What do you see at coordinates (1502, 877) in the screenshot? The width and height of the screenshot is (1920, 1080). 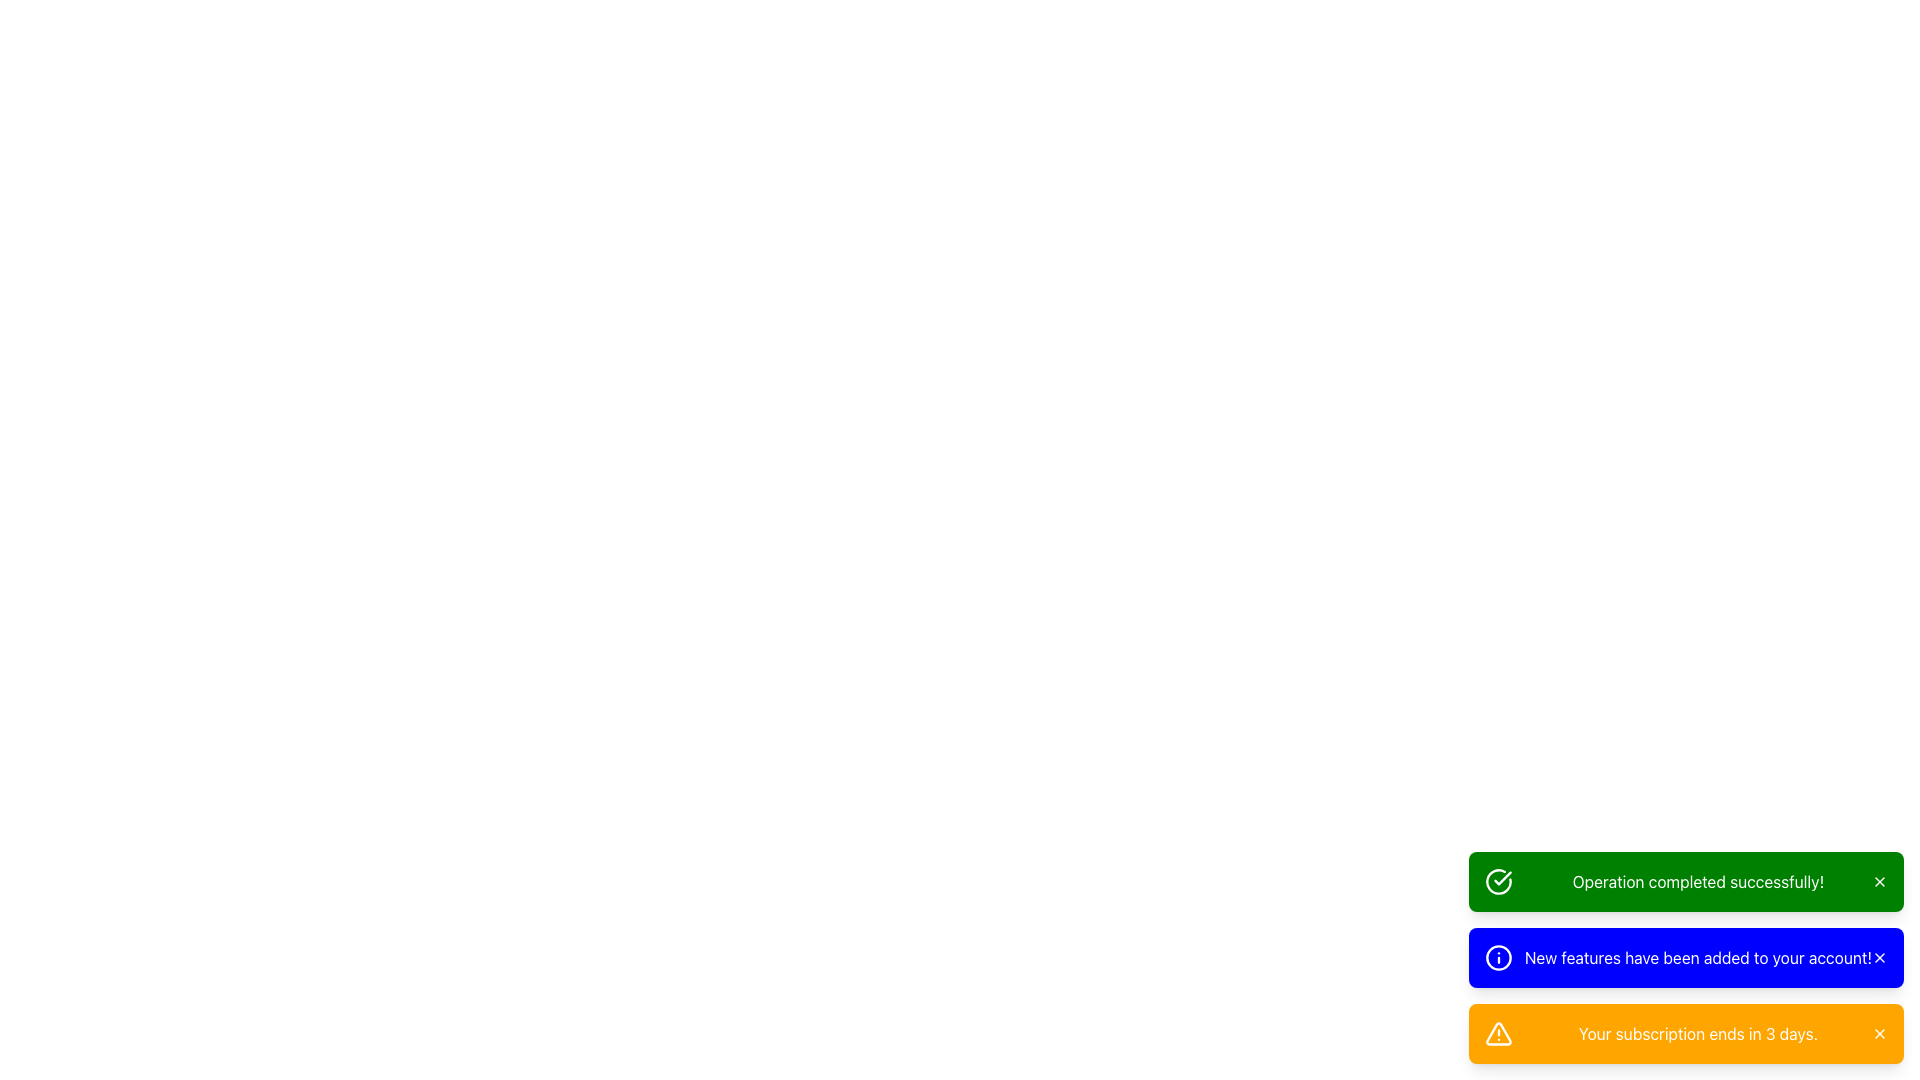 I see `the check mark icon within the green button, which indicates a successful operation` at bounding box center [1502, 877].